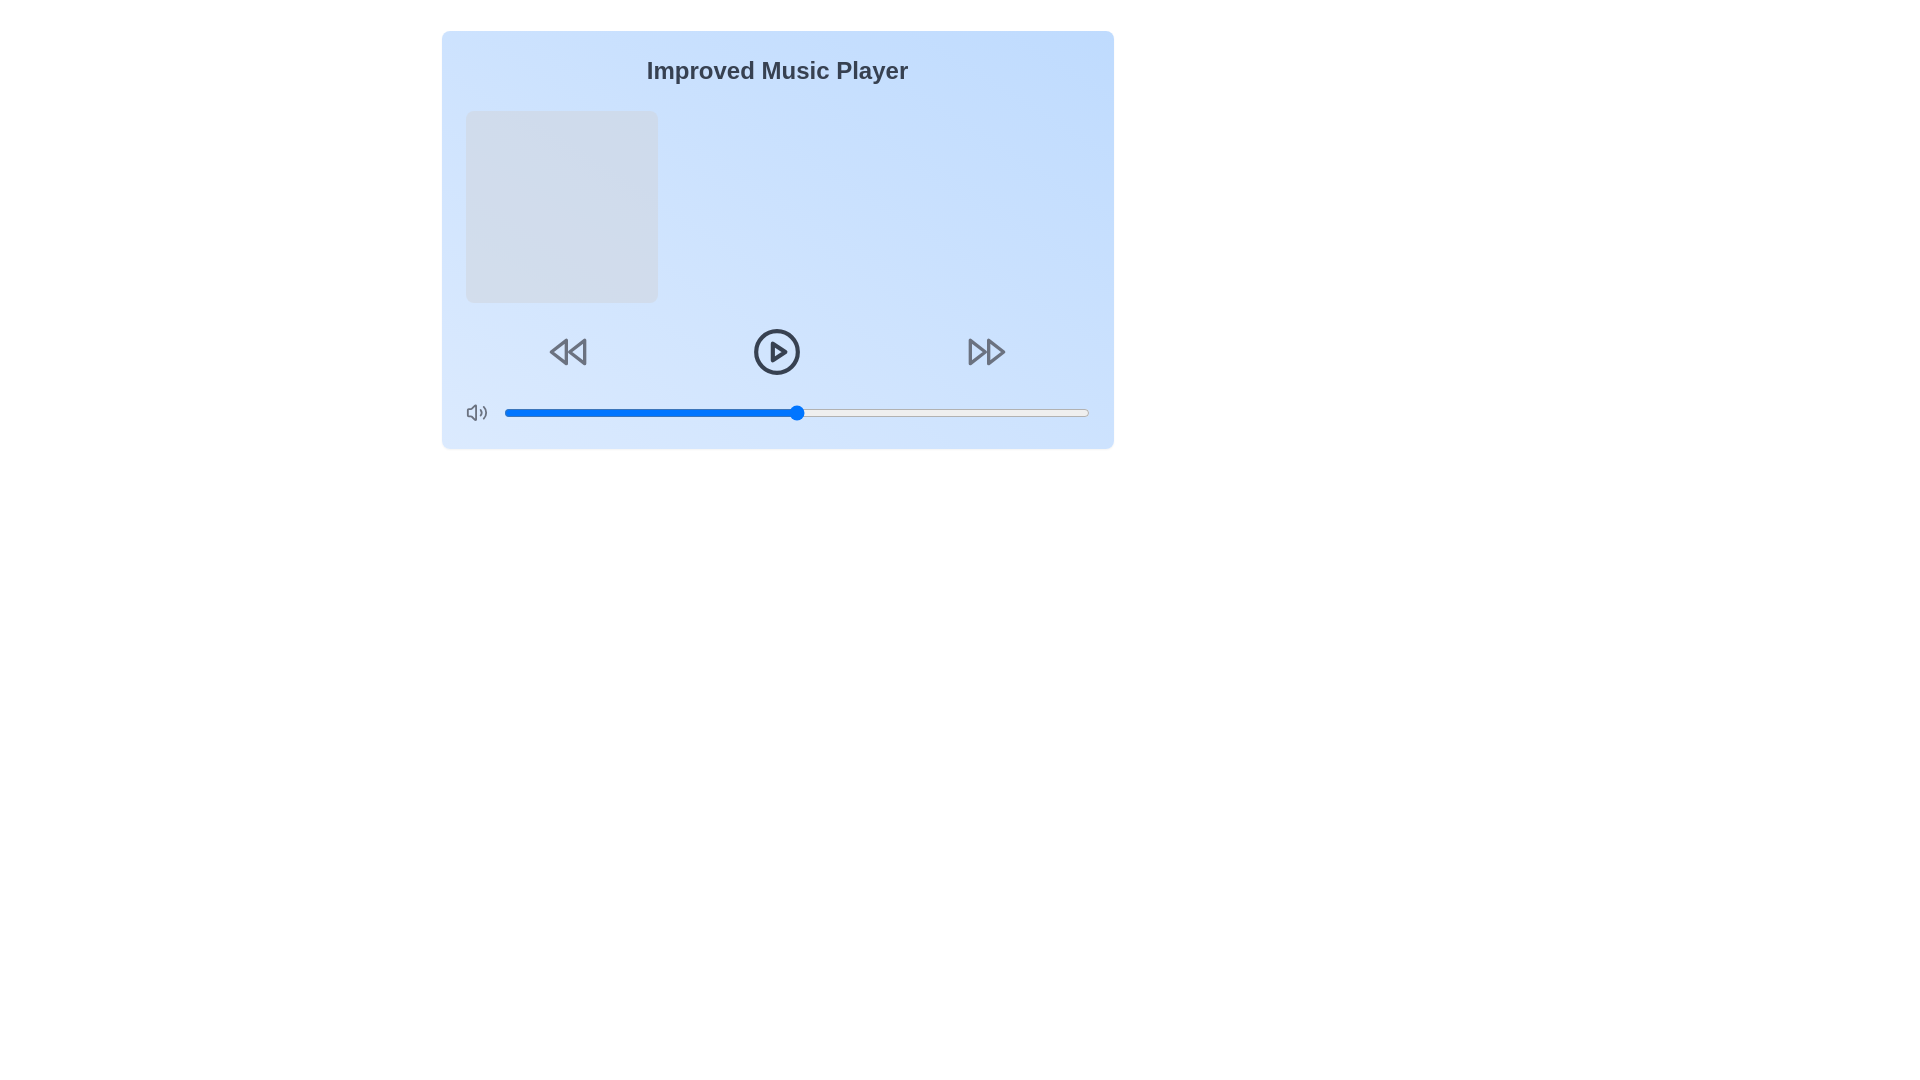 Image resolution: width=1920 pixels, height=1080 pixels. What do you see at coordinates (470, 411) in the screenshot?
I see `the leftmost arc of the volume control icon that represents the speaker sound waves in the audio control interface` at bounding box center [470, 411].